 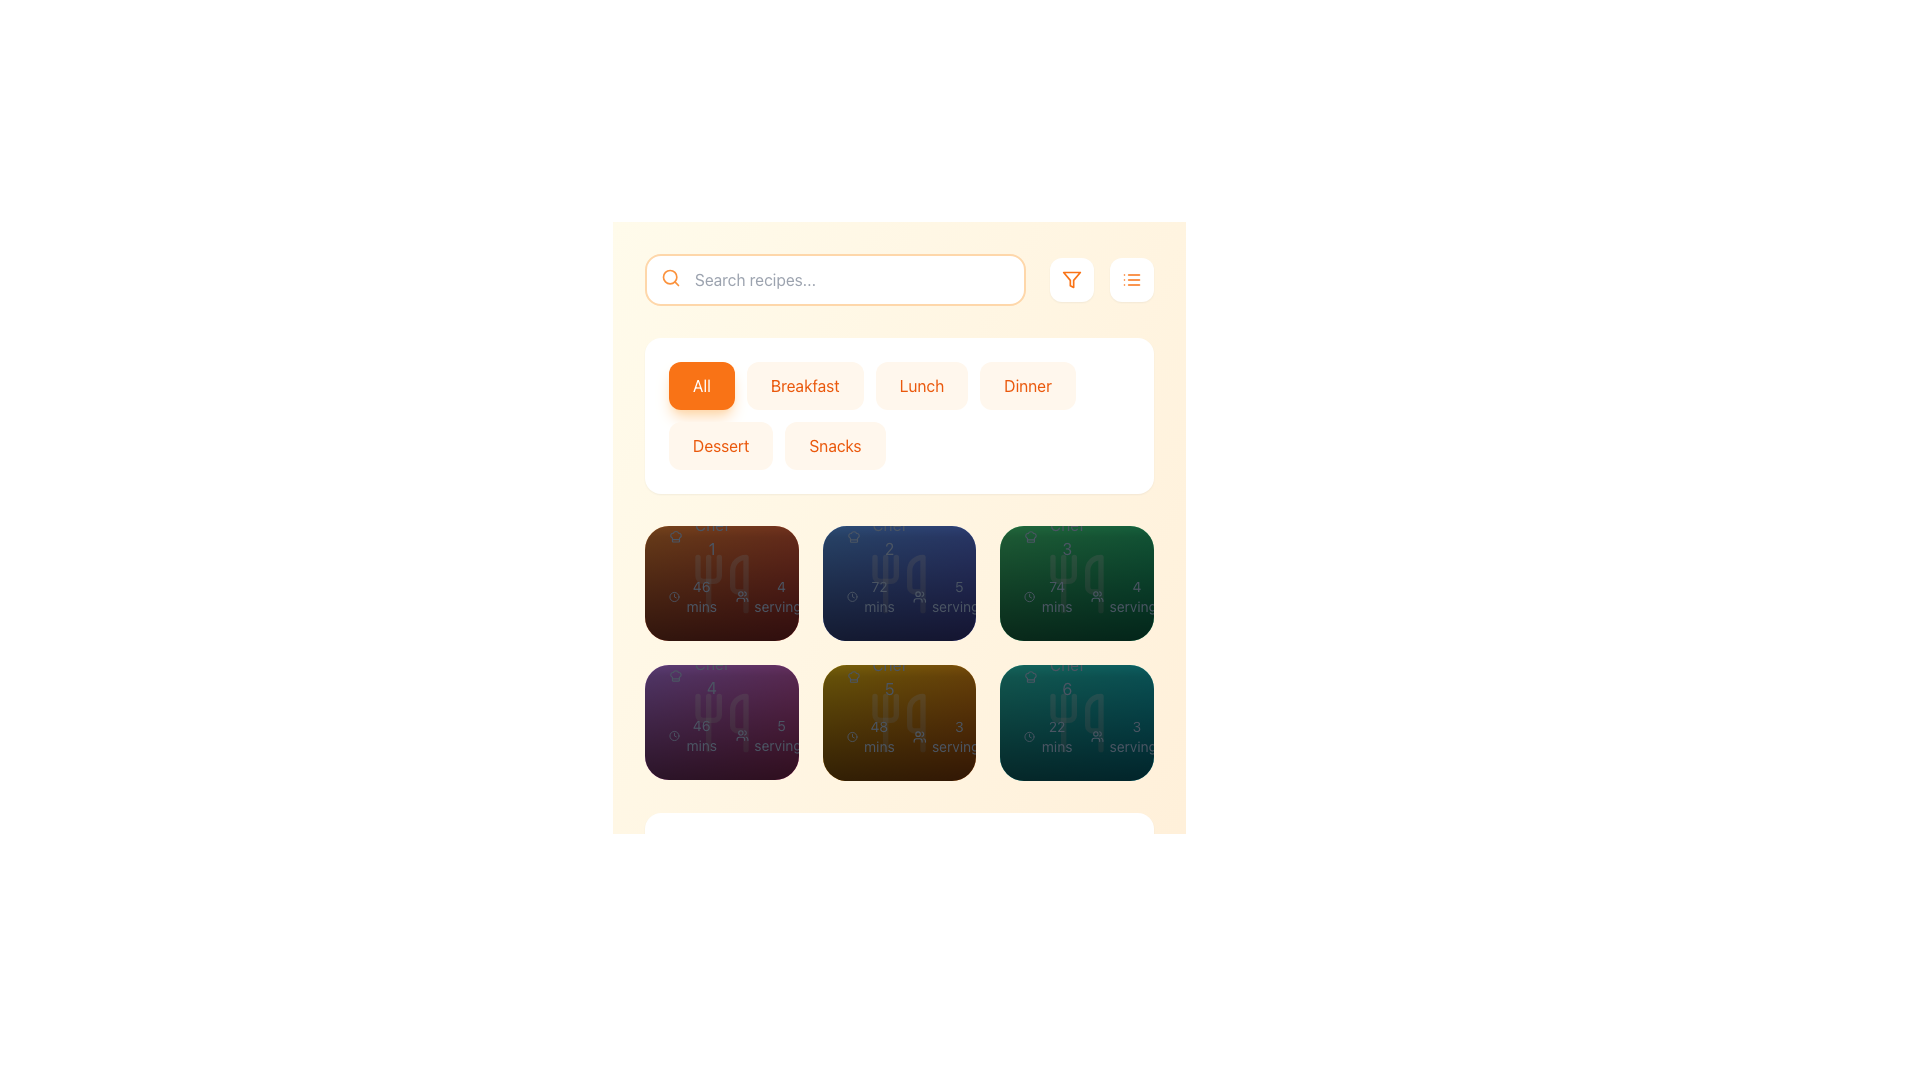 I want to click on duration displayed next to the clock icon, which indicates the recipe preparation time as '46 mins', so click(x=694, y=736).